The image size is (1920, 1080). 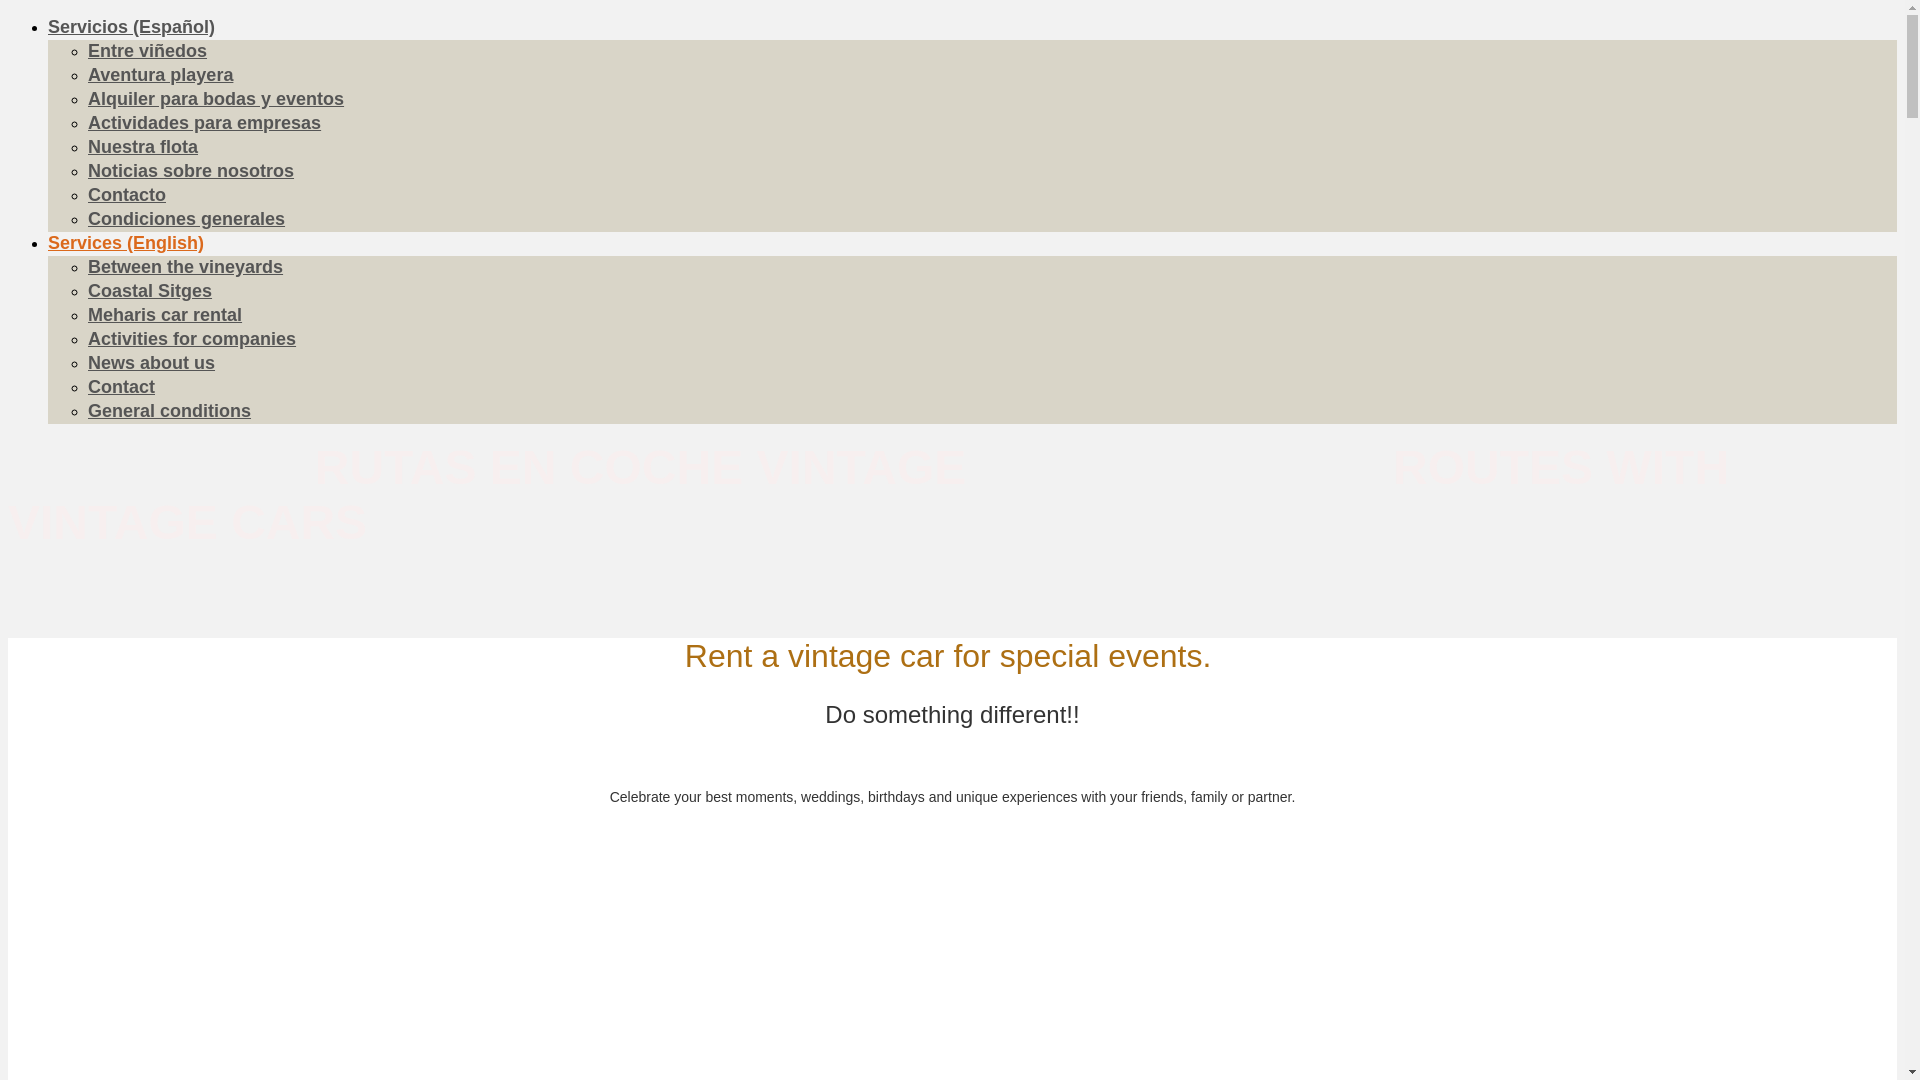 What do you see at coordinates (120, 386) in the screenshot?
I see `'Contact'` at bounding box center [120, 386].